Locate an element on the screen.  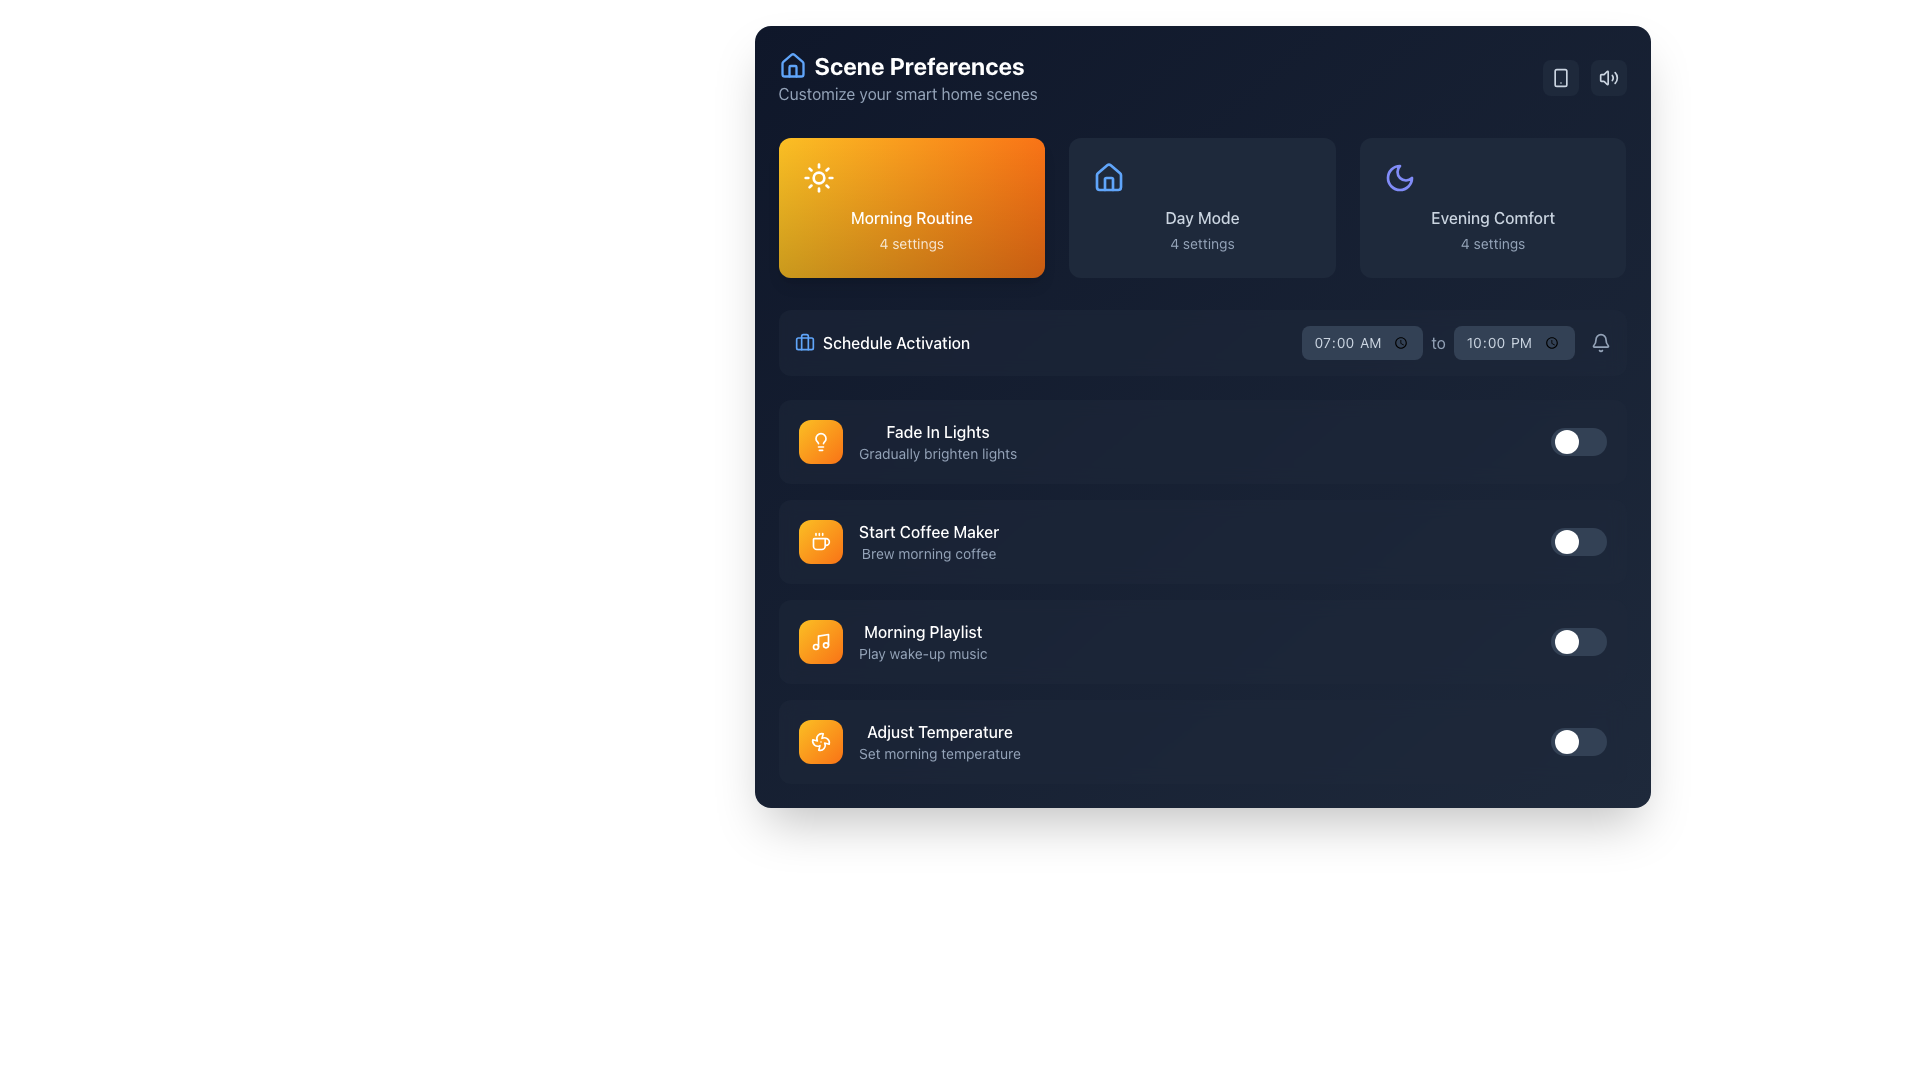
the text label stating '4 settings' that is styled in light gray color and positioned under the 'Day Mode' section title is located at coordinates (1201, 242).